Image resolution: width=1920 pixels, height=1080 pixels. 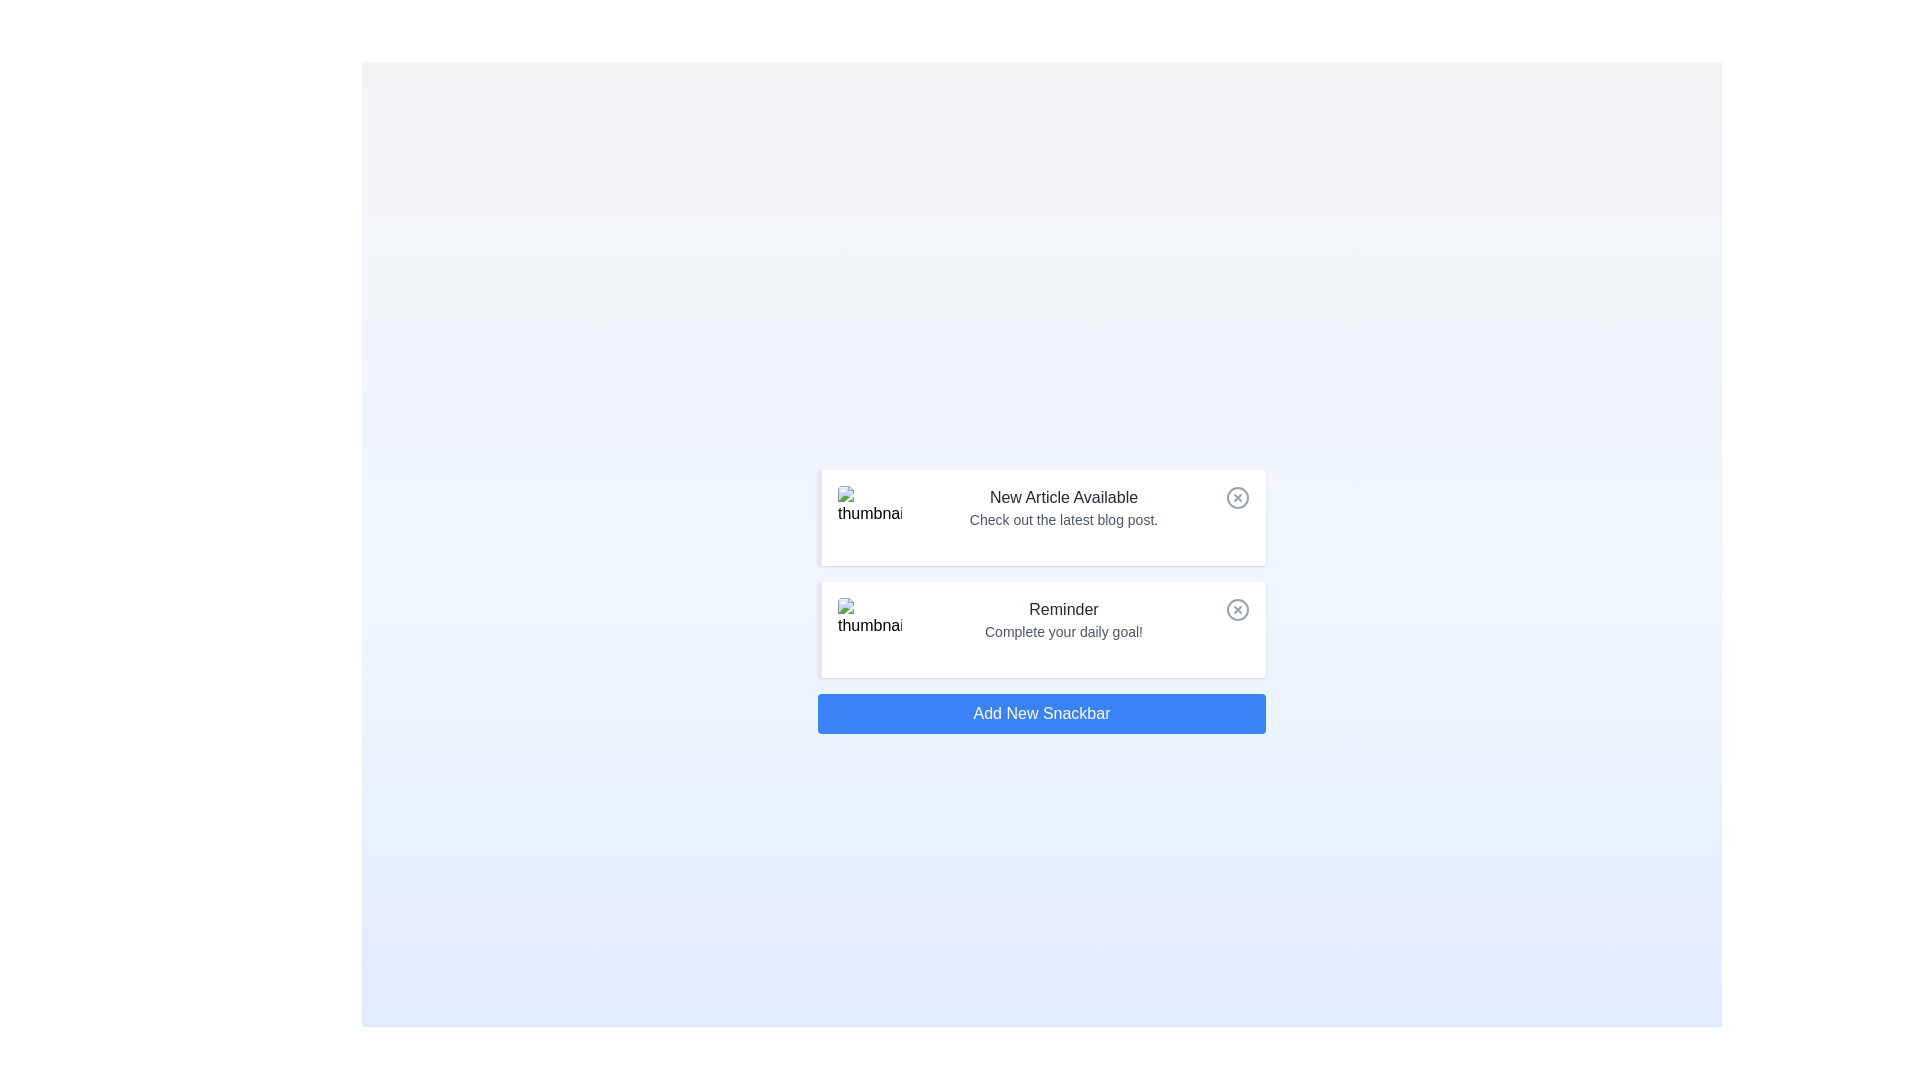 I want to click on the notification image for New Article Available, so click(x=869, y=516).